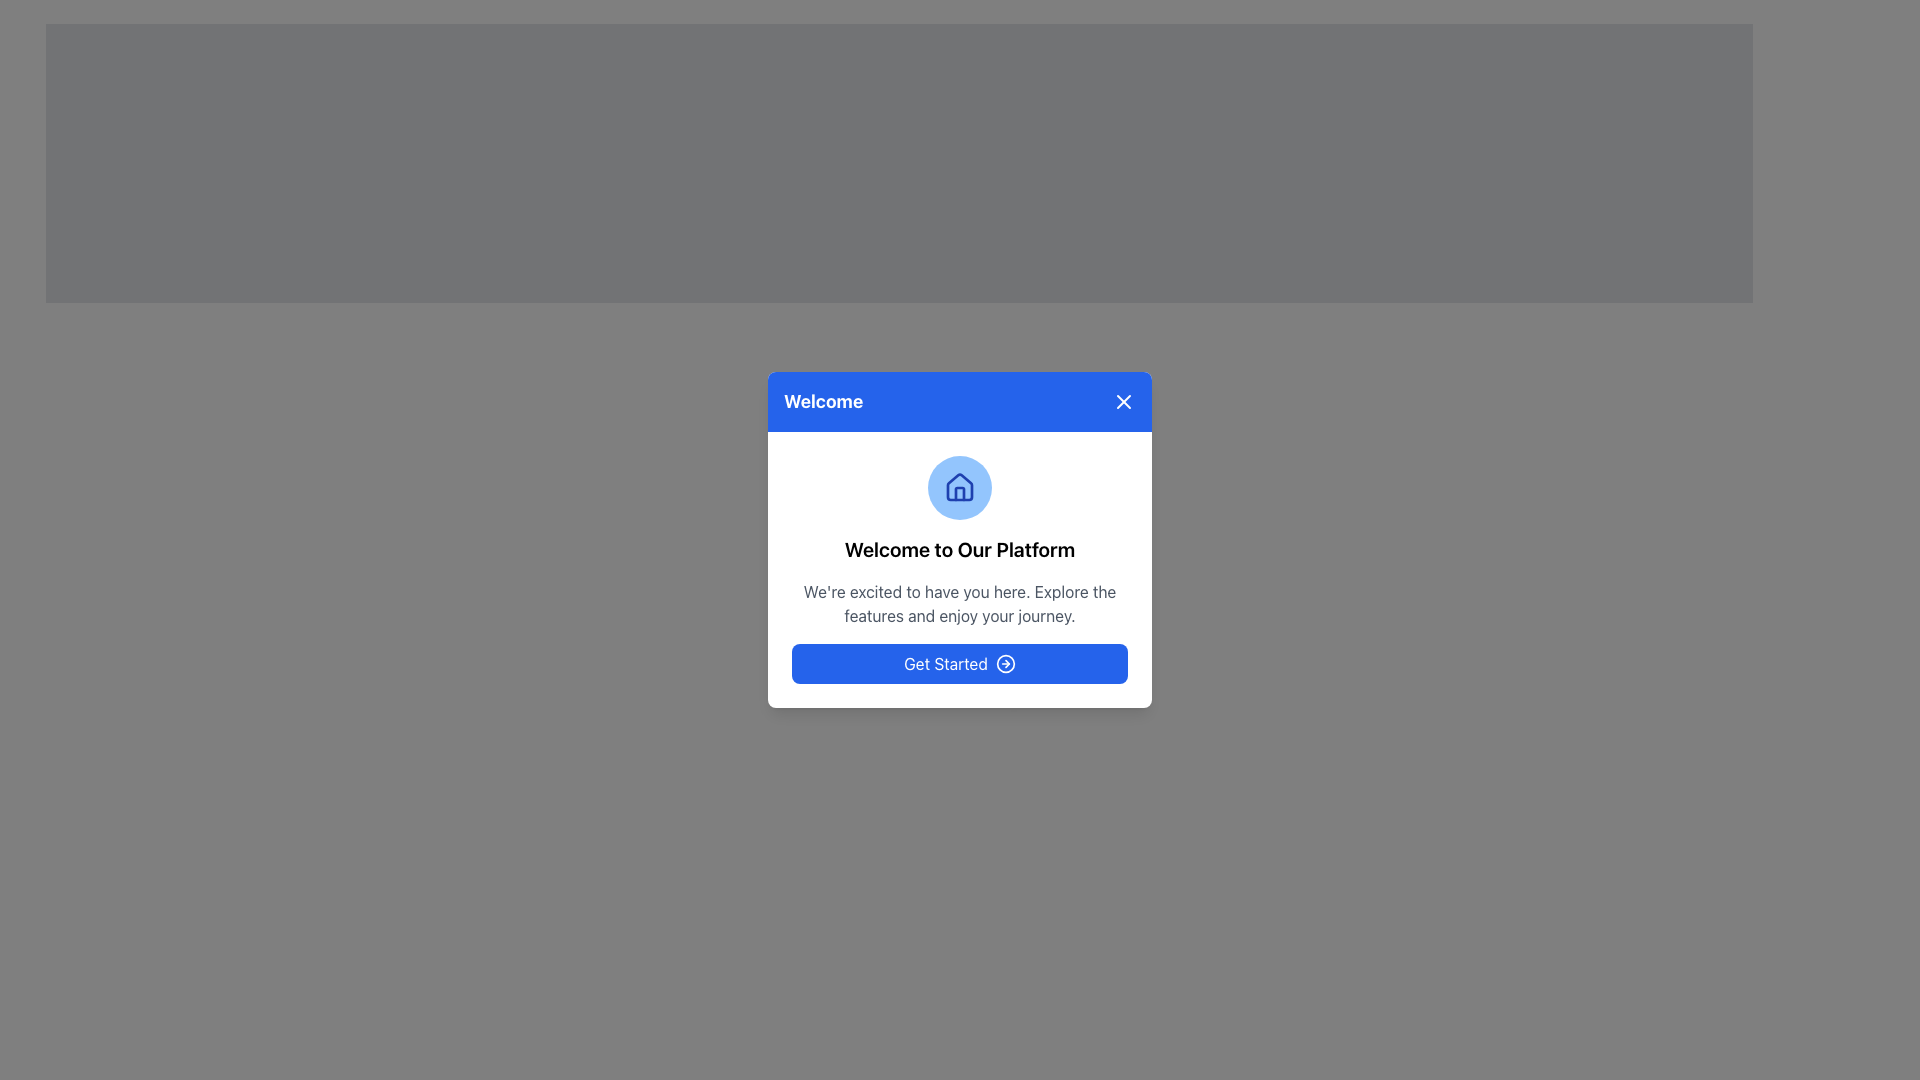  What do you see at coordinates (960, 486) in the screenshot?
I see `the house-shaped SVG icon element with a blue outline and light blue circular background, located centrally within the welcome dialog box, beneath the title 'Welcome'` at bounding box center [960, 486].